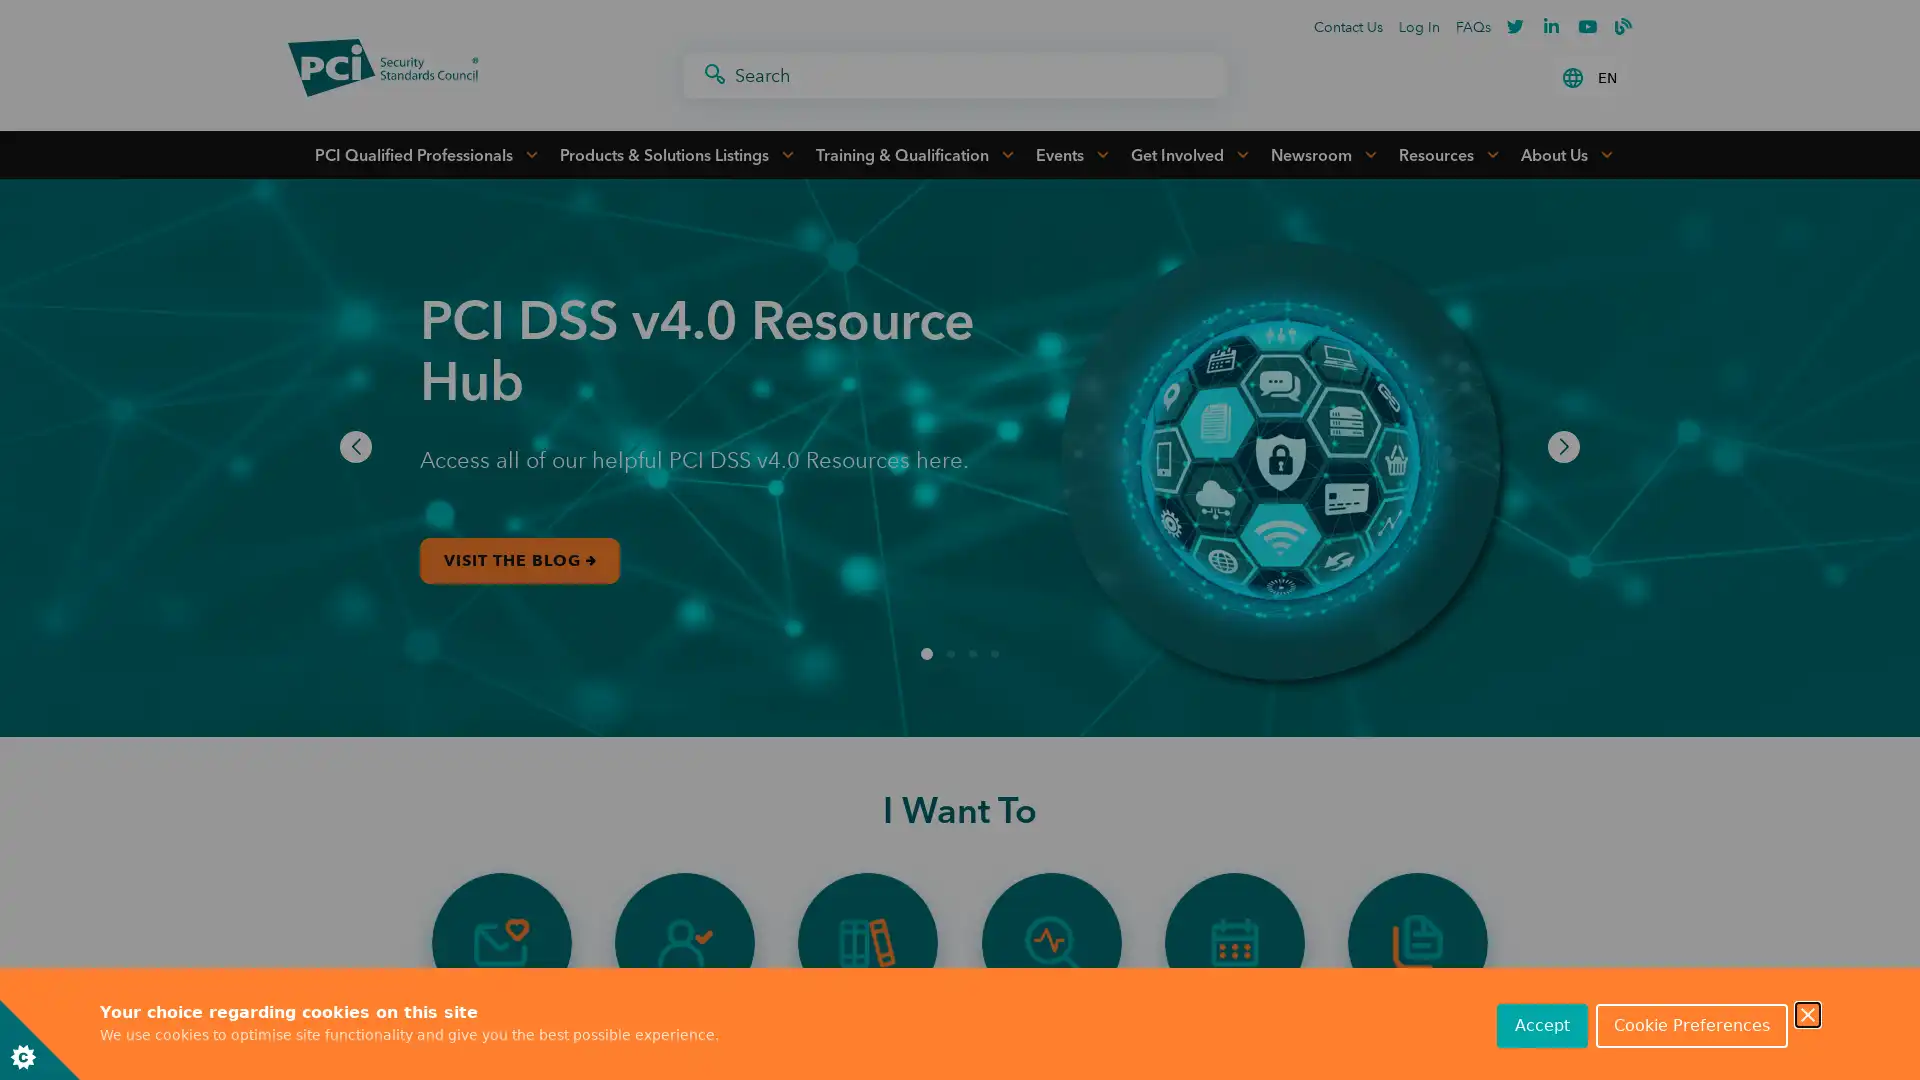  What do you see at coordinates (355, 445) in the screenshot?
I see `Previous slide` at bounding box center [355, 445].